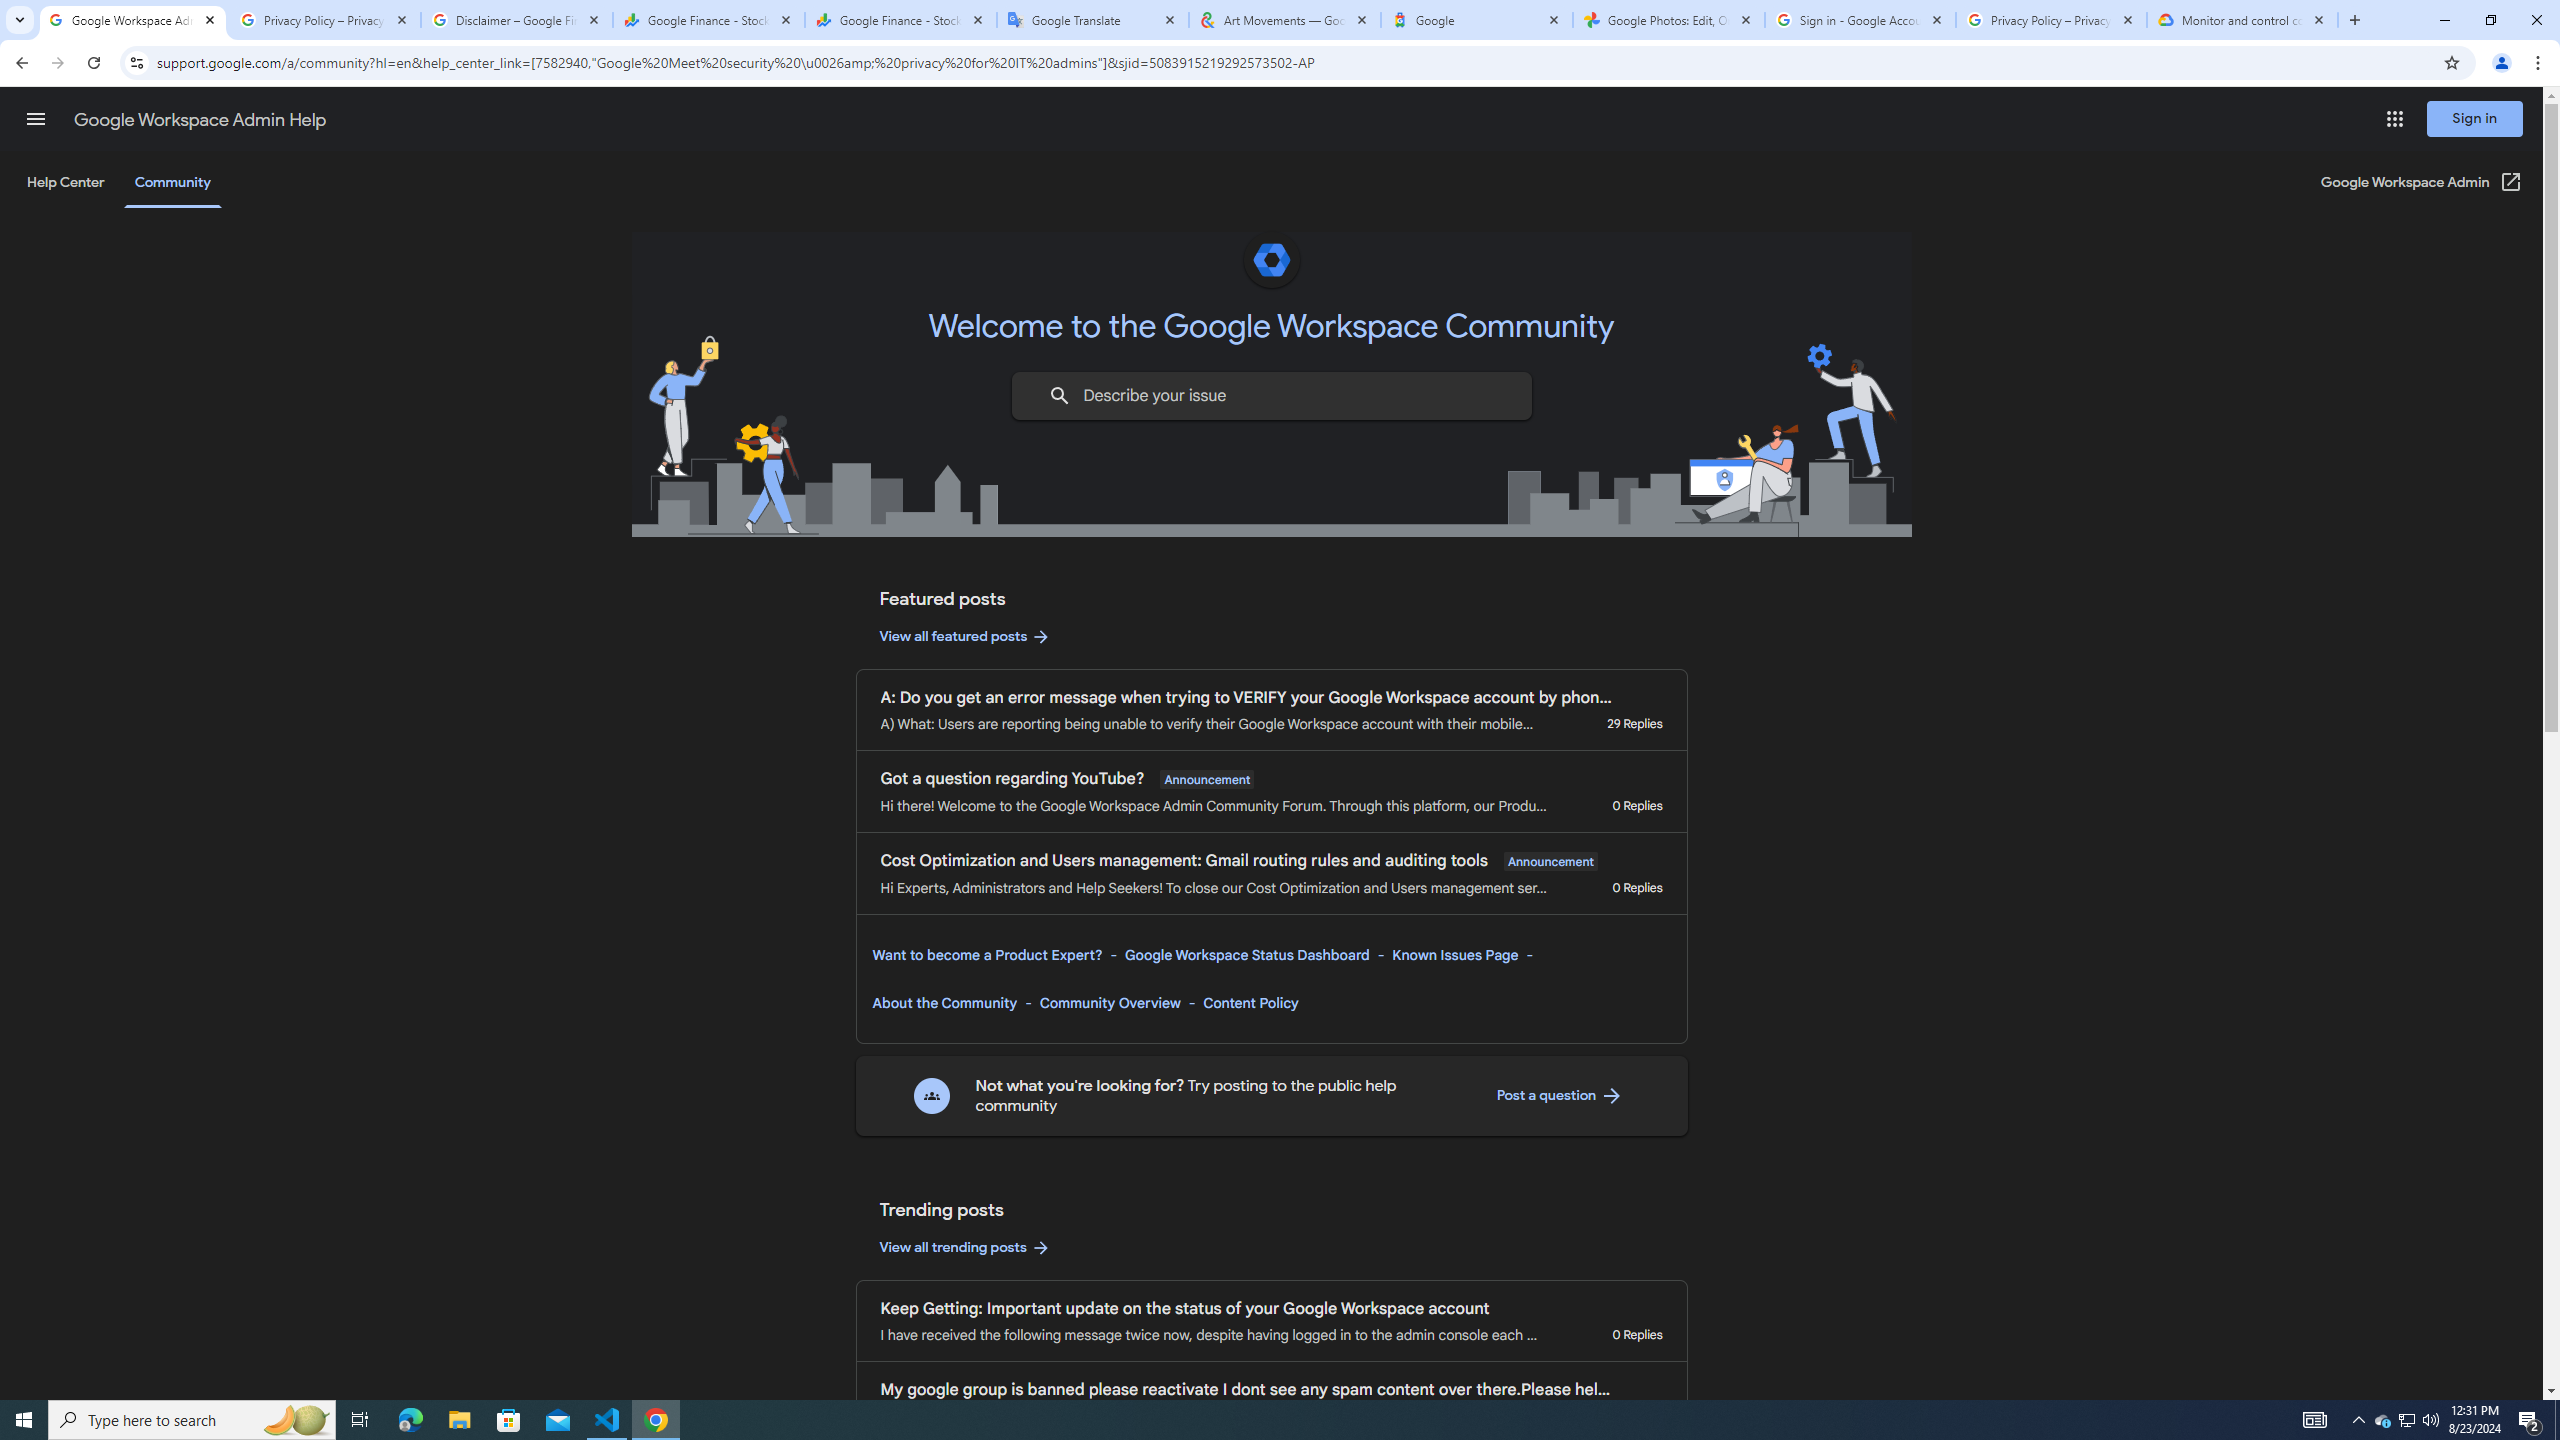  Describe the element at coordinates (65, 181) in the screenshot. I see `'Help Center'` at that location.